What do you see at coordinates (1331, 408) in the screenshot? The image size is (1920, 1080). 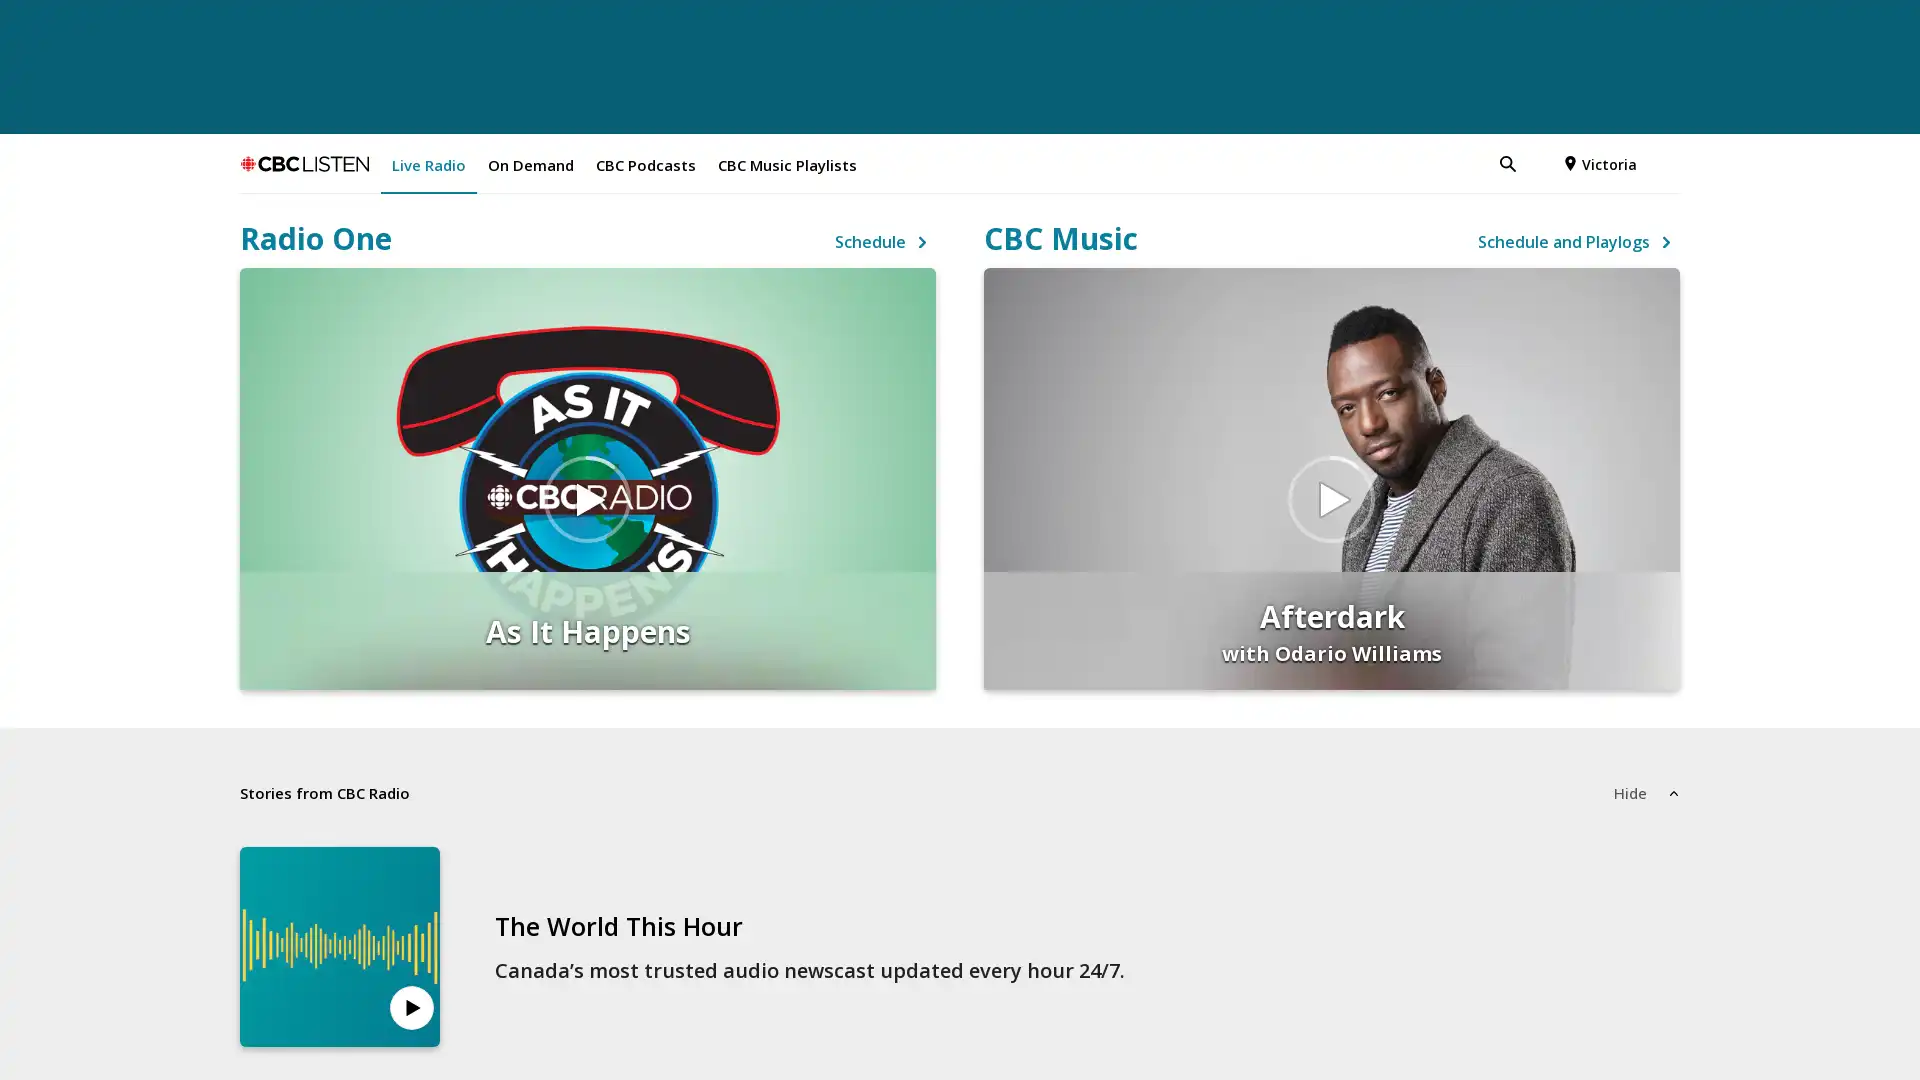 I see `Play CBC Music` at bounding box center [1331, 408].